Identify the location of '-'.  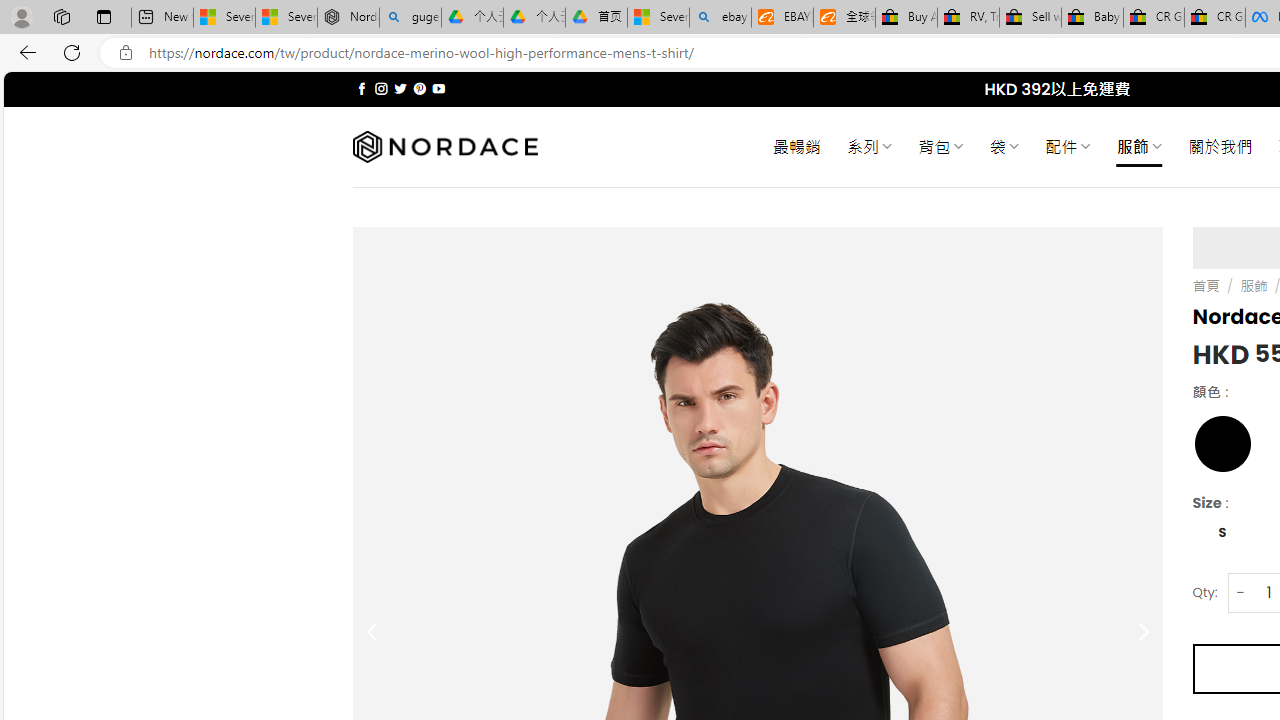
(1239, 591).